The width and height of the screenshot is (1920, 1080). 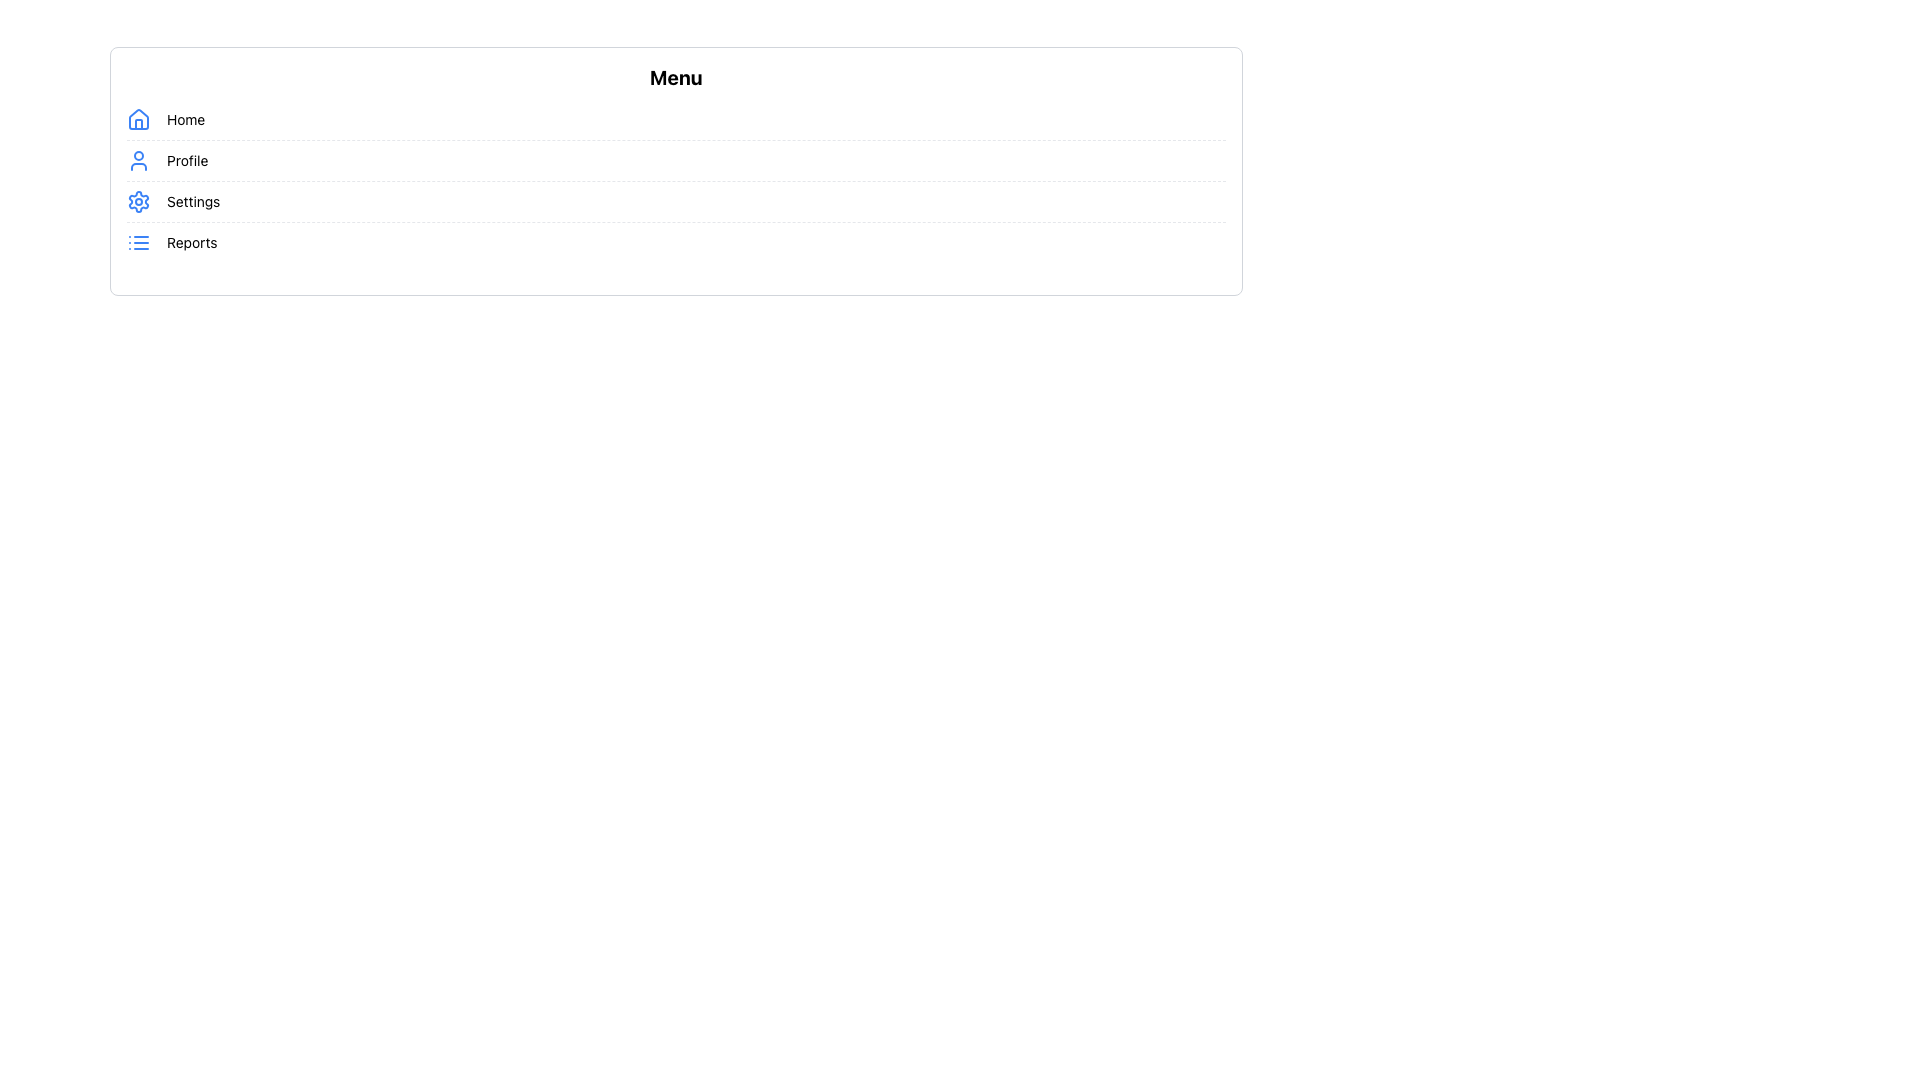 What do you see at coordinates (193, 201) in the screenshot?
I see `text from the 'Settings' label, which is displayed in a small-sized, regular font as part of the menu layout between 'Profile' and 'Reports'` at bounding box center [193, 201].